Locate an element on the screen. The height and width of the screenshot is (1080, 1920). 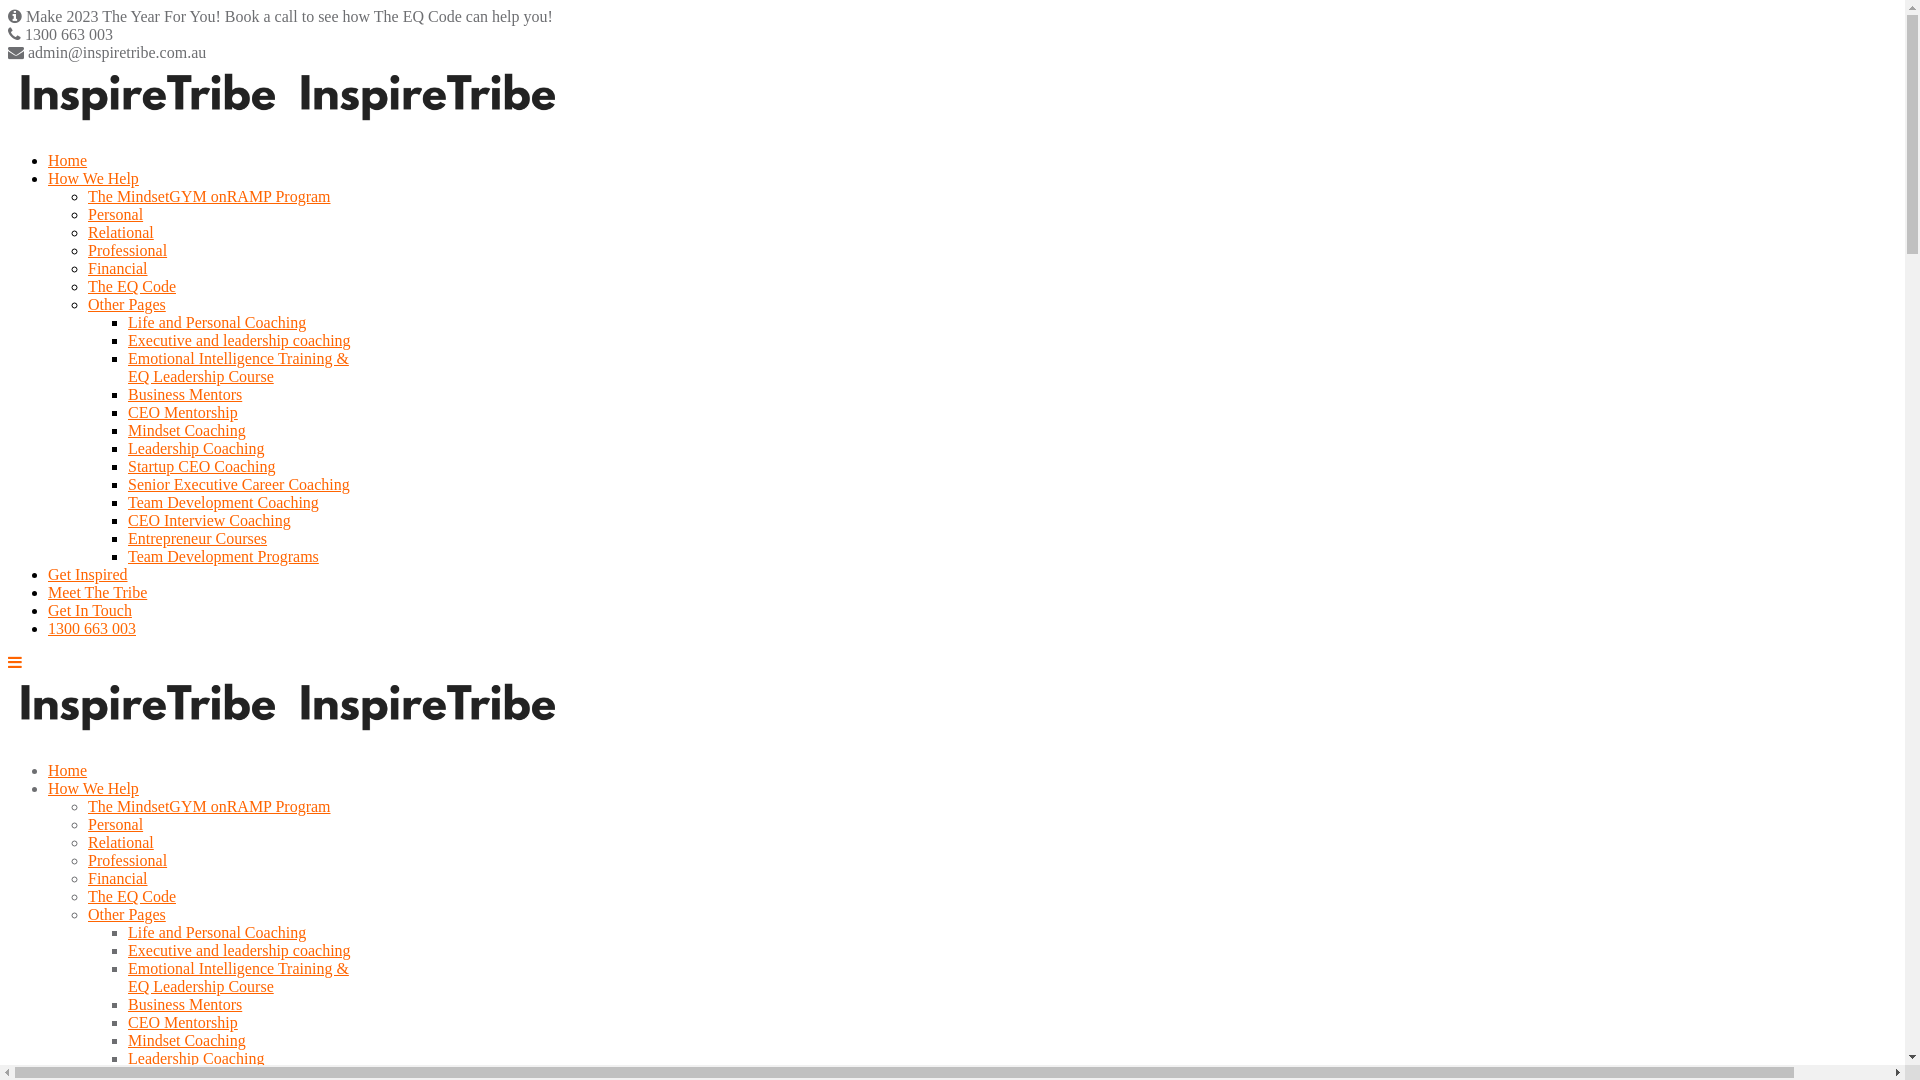
'Relational' is located at coordinates (119, 842).